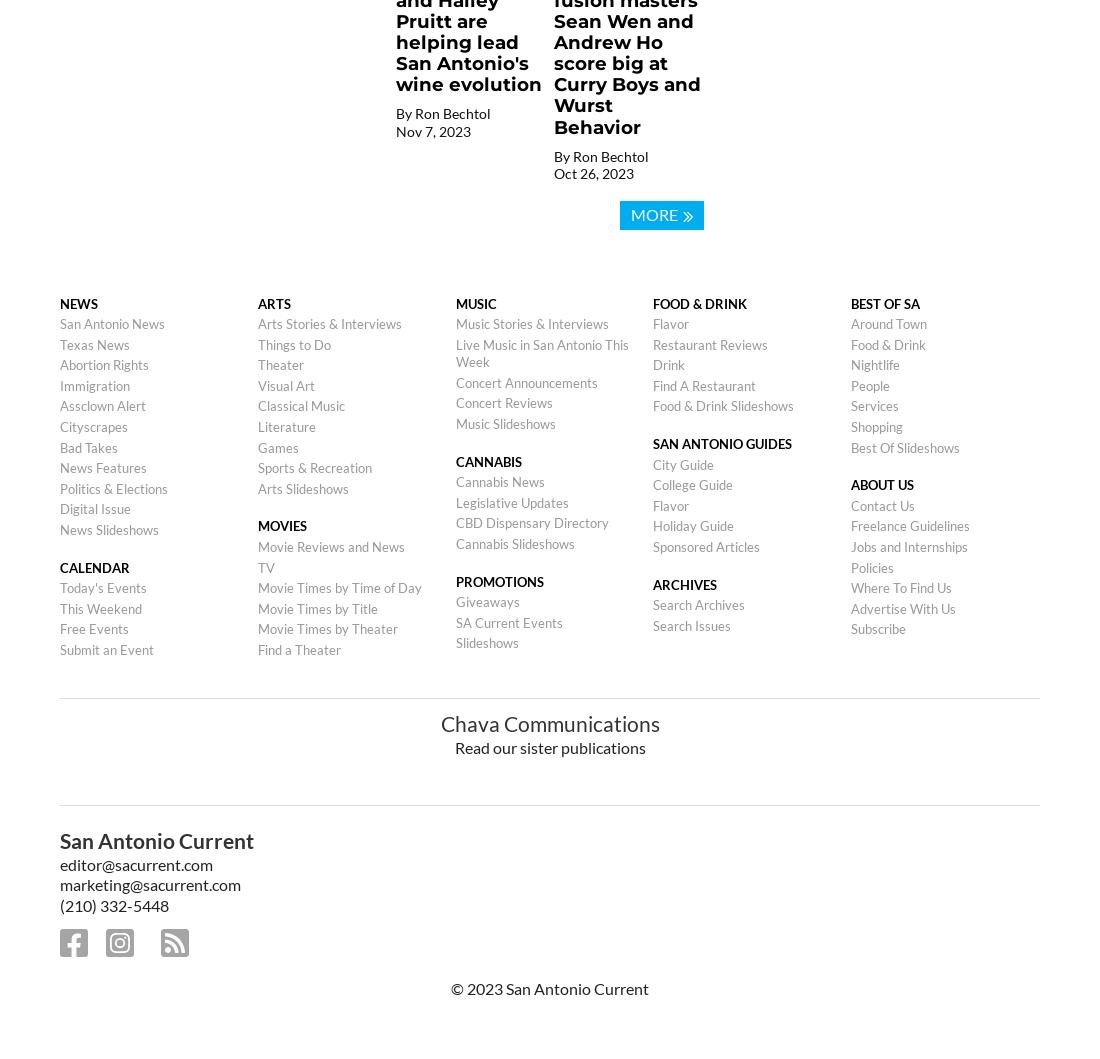 This screenshot has width=1100, height=1059. I want to click on 'Music', so click(474, 302).